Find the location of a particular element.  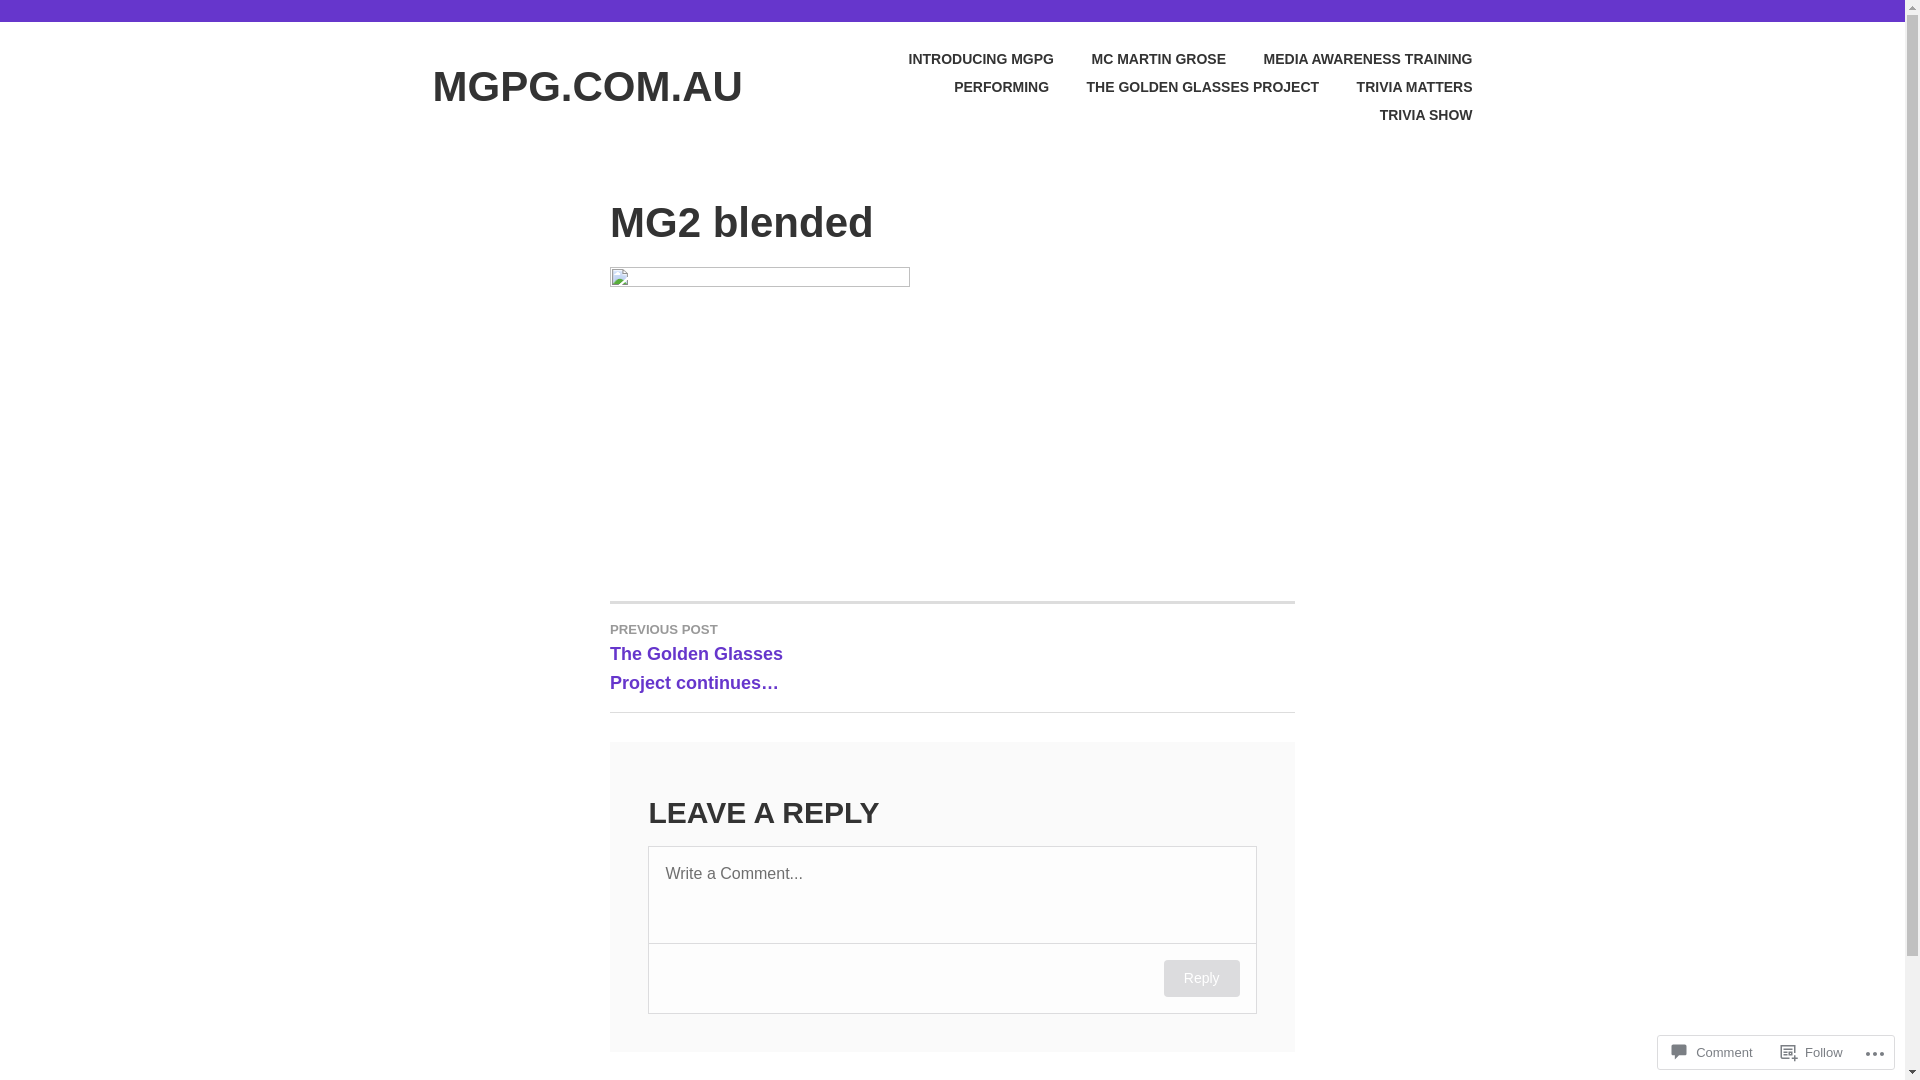

'Reply' is located at coordinates (1200, 977).